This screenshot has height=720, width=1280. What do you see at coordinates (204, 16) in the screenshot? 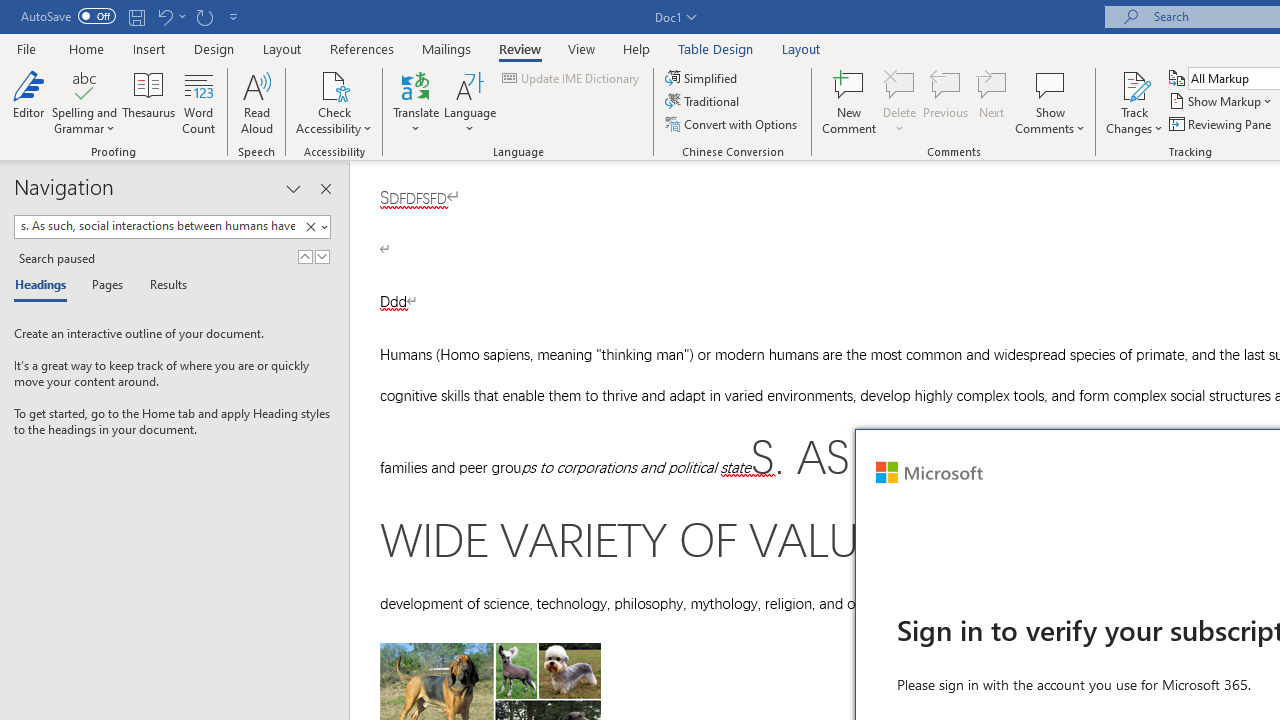
I see `'Repeat Style'` at bounding box center [204, 16].